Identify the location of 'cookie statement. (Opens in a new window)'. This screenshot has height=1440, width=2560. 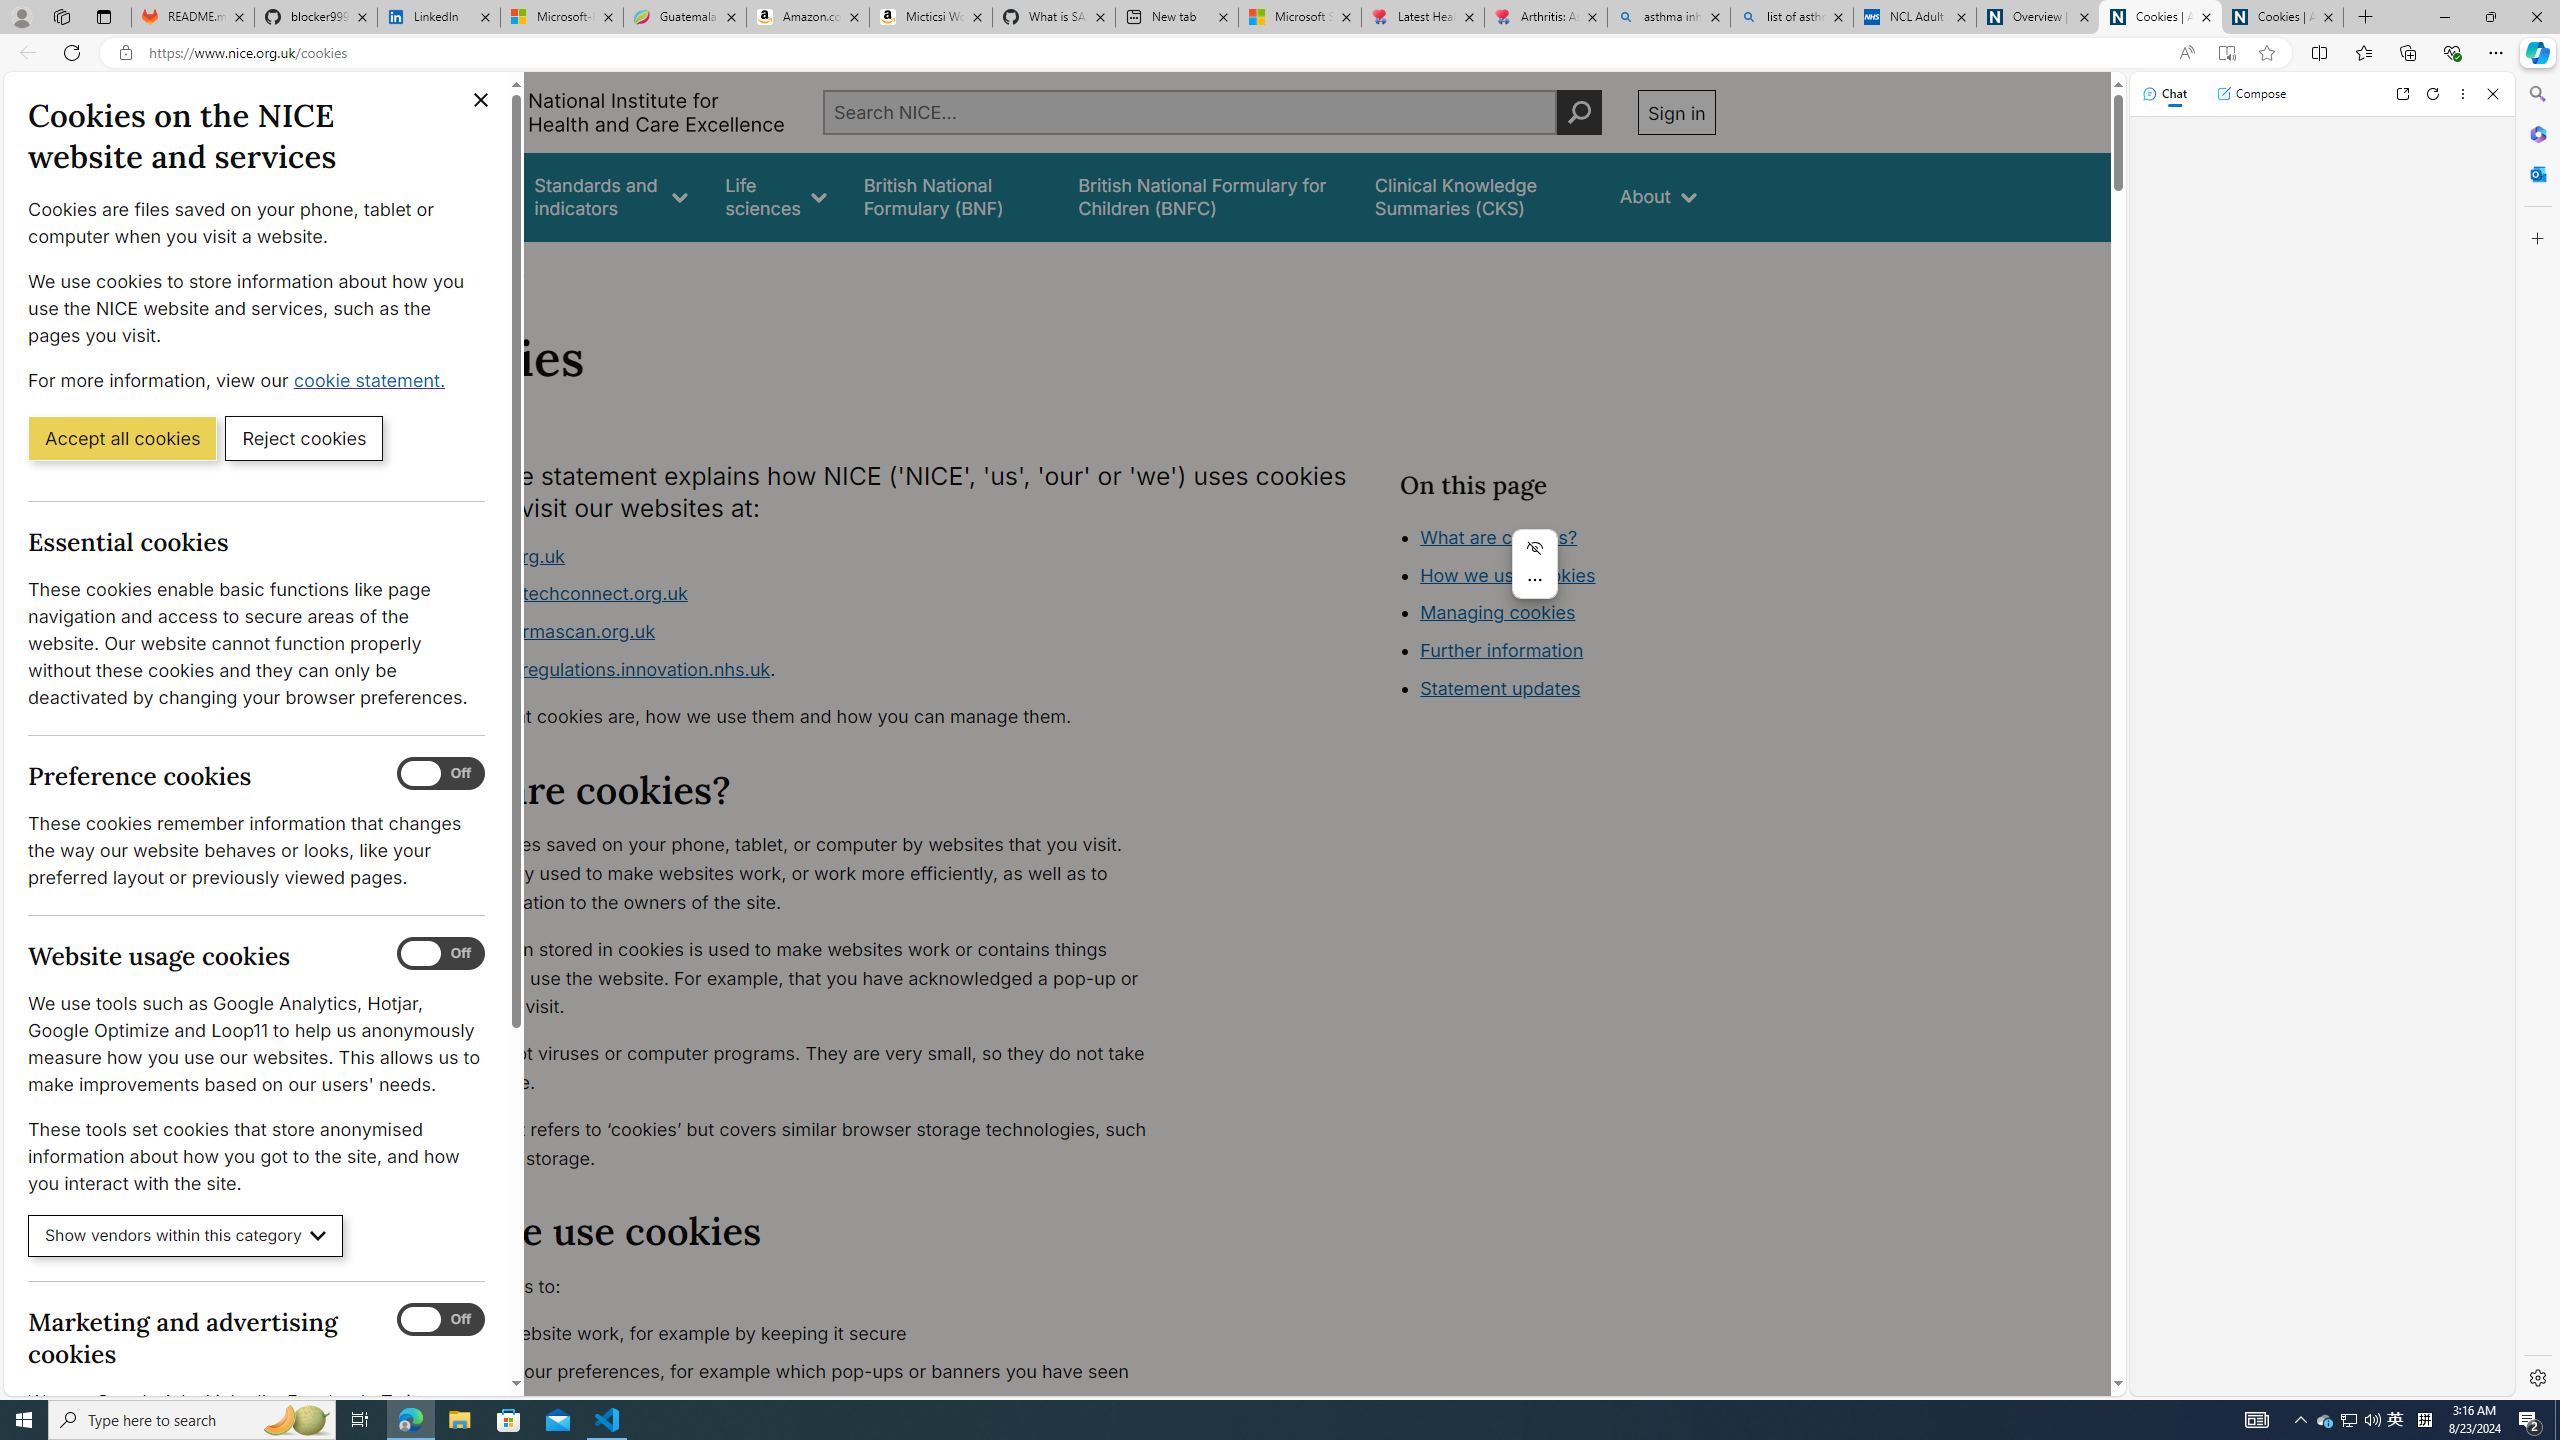
(371, 379).